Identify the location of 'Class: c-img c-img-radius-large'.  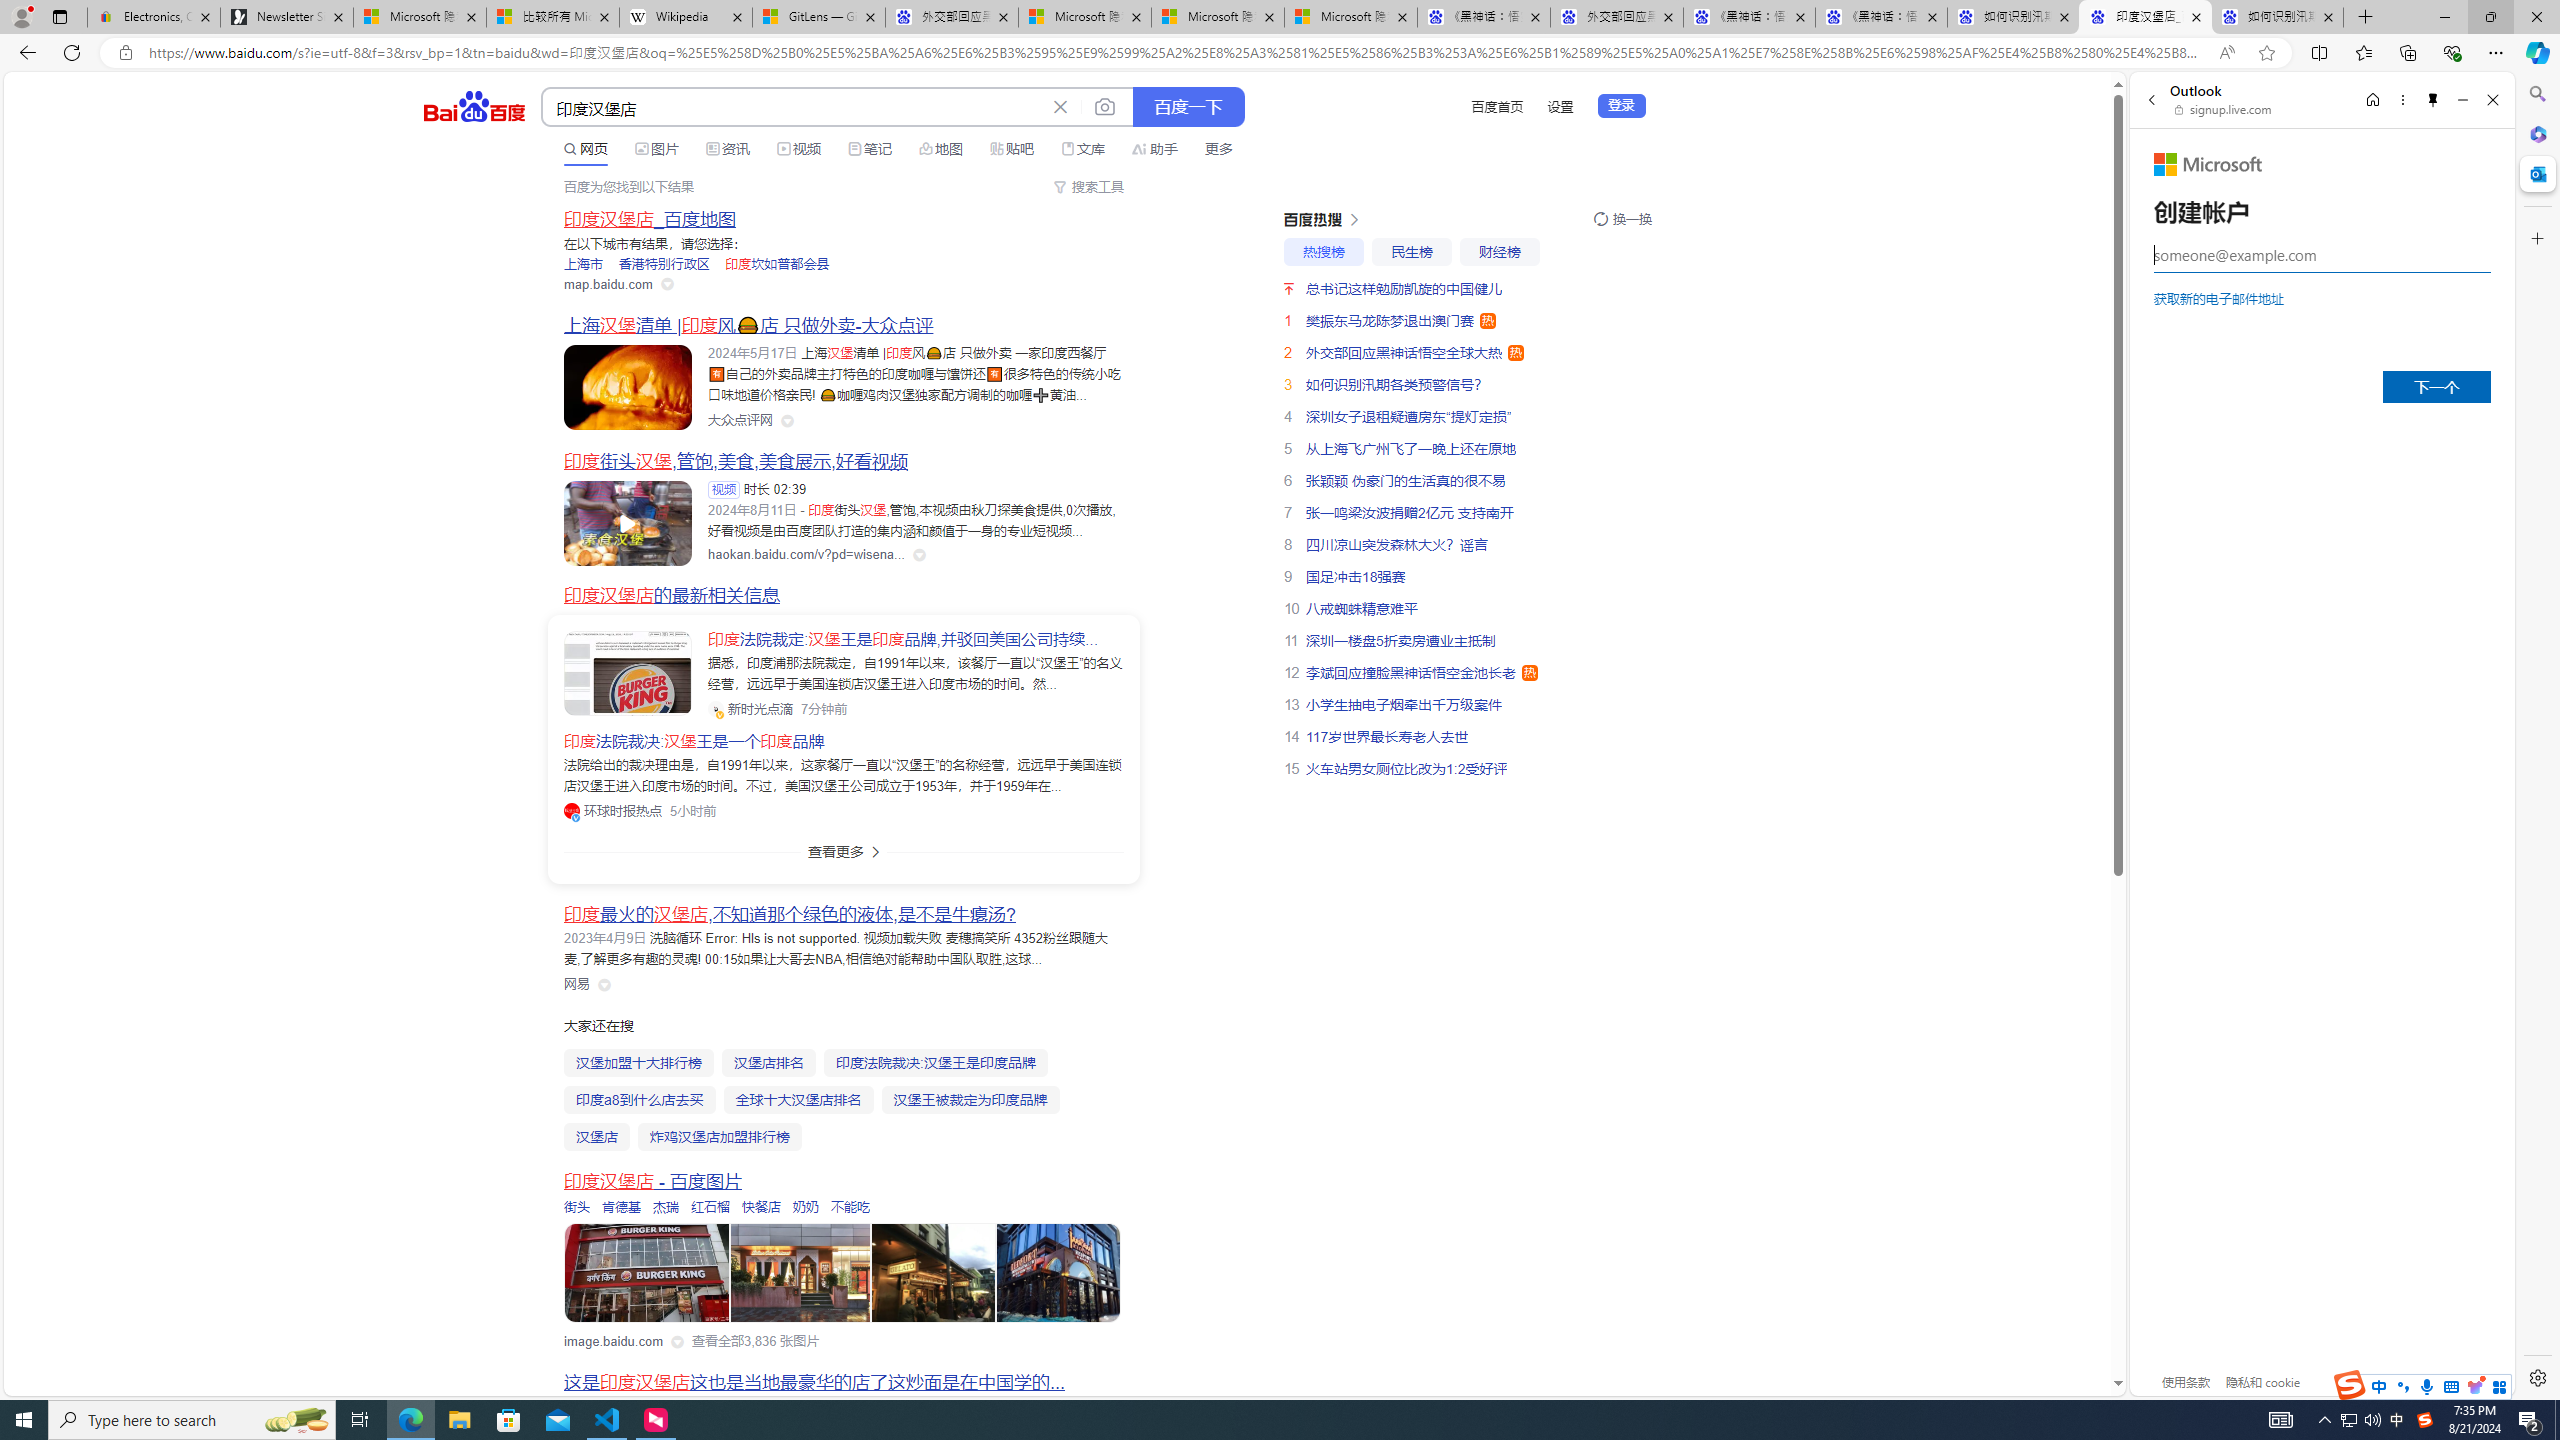
(627, 673).